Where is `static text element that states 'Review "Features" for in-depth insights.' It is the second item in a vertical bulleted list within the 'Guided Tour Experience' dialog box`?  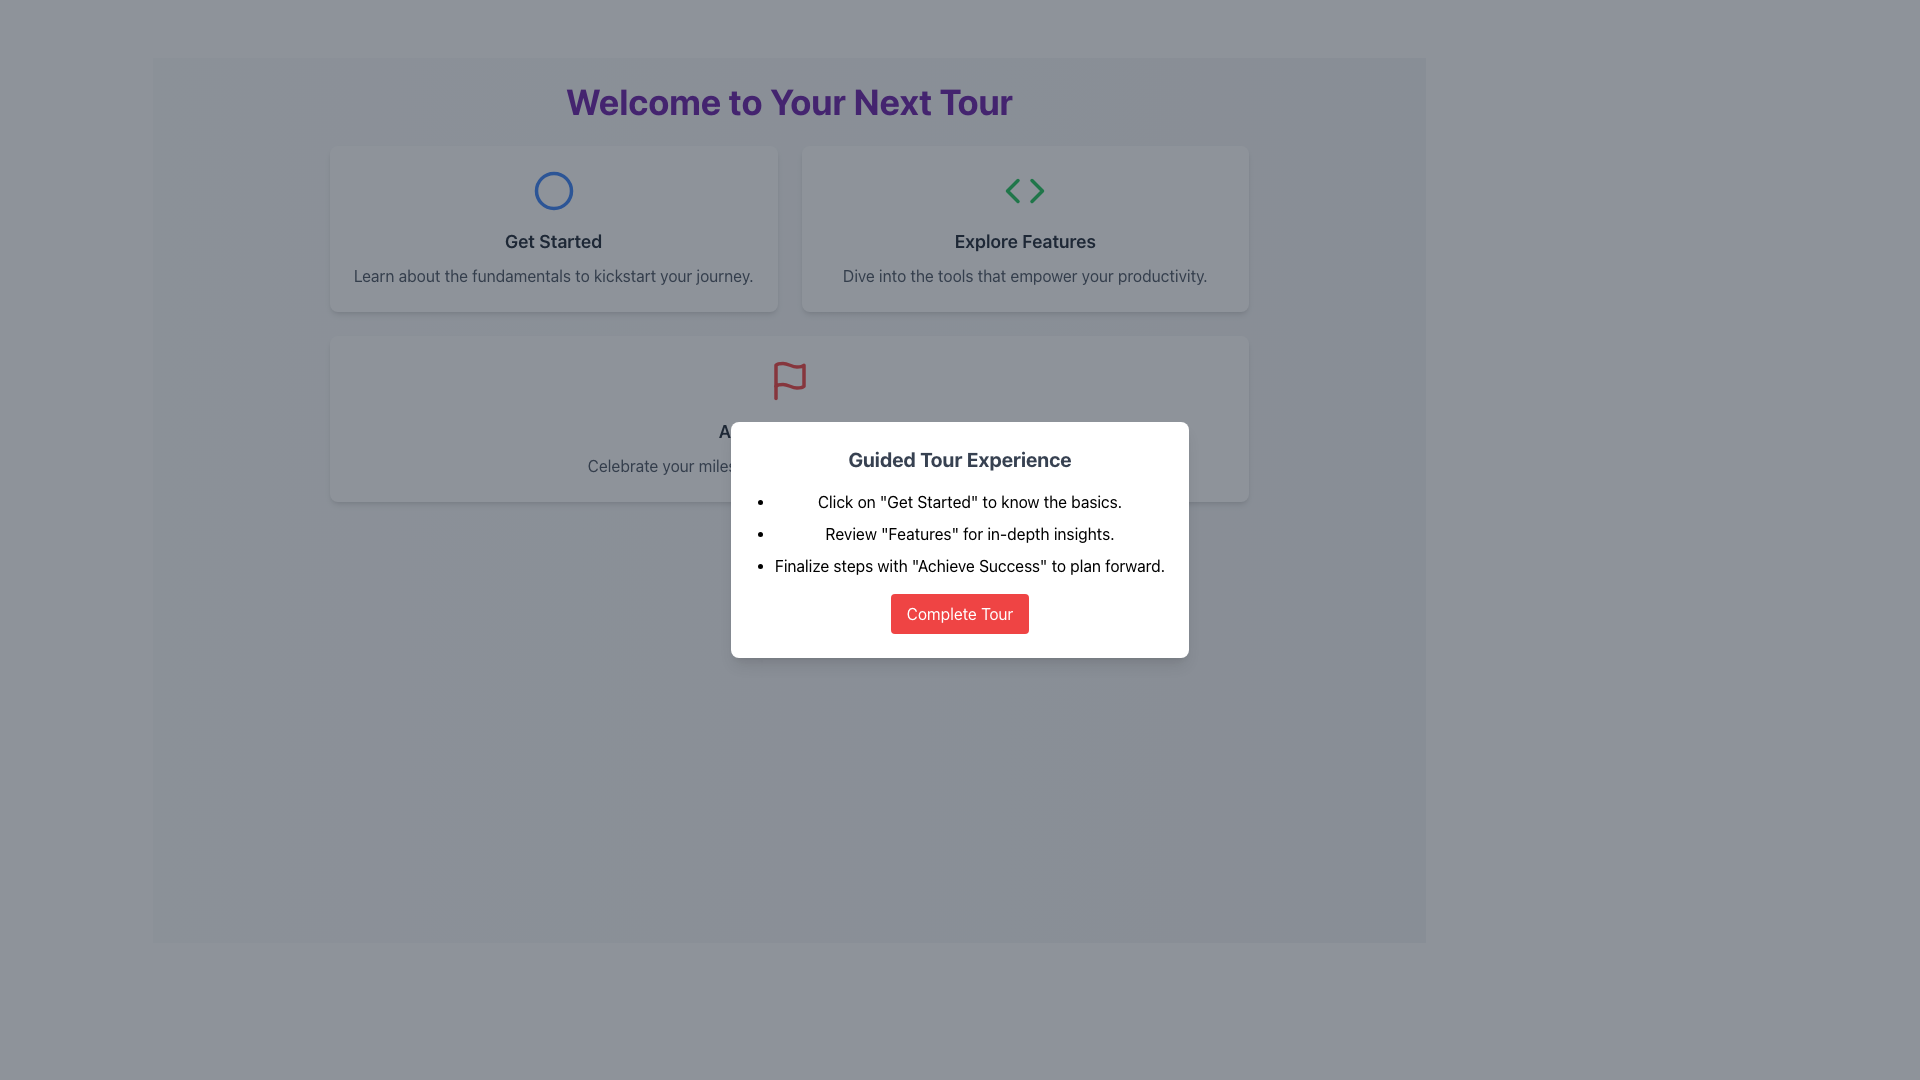
static text element that states 'Review "Features" for in-depth insights.' It is the second item in a vertical bulleted list within the 'Guided Tour Experience' dialog box is located at coordinates (969, 532).